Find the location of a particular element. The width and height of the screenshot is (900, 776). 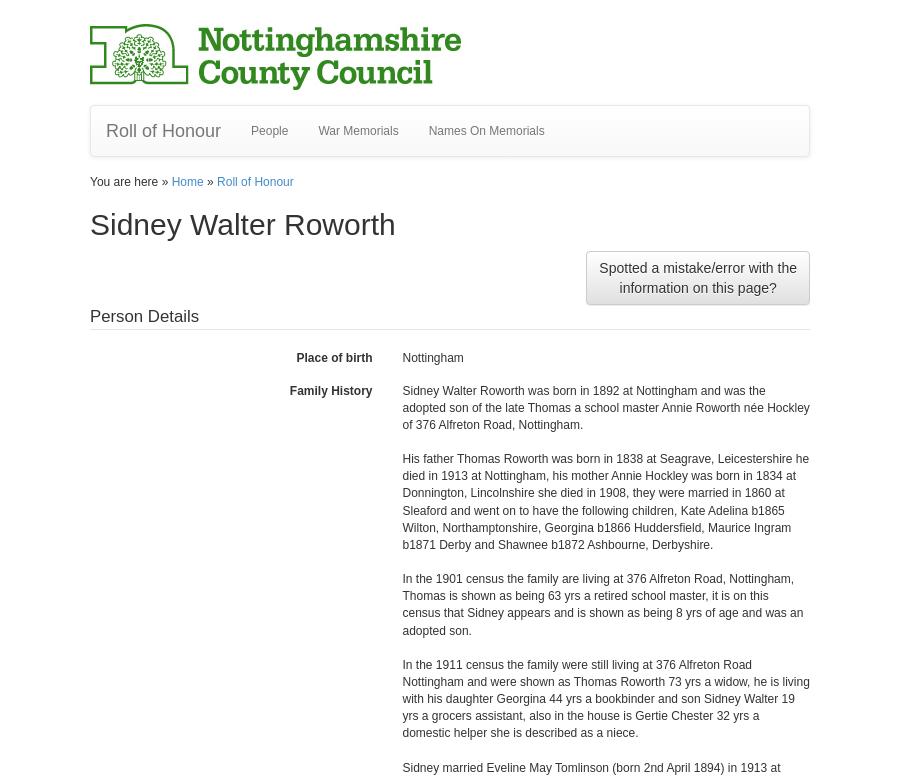

'Sidney Walter Roworth' is located at coordinates (241, 224).